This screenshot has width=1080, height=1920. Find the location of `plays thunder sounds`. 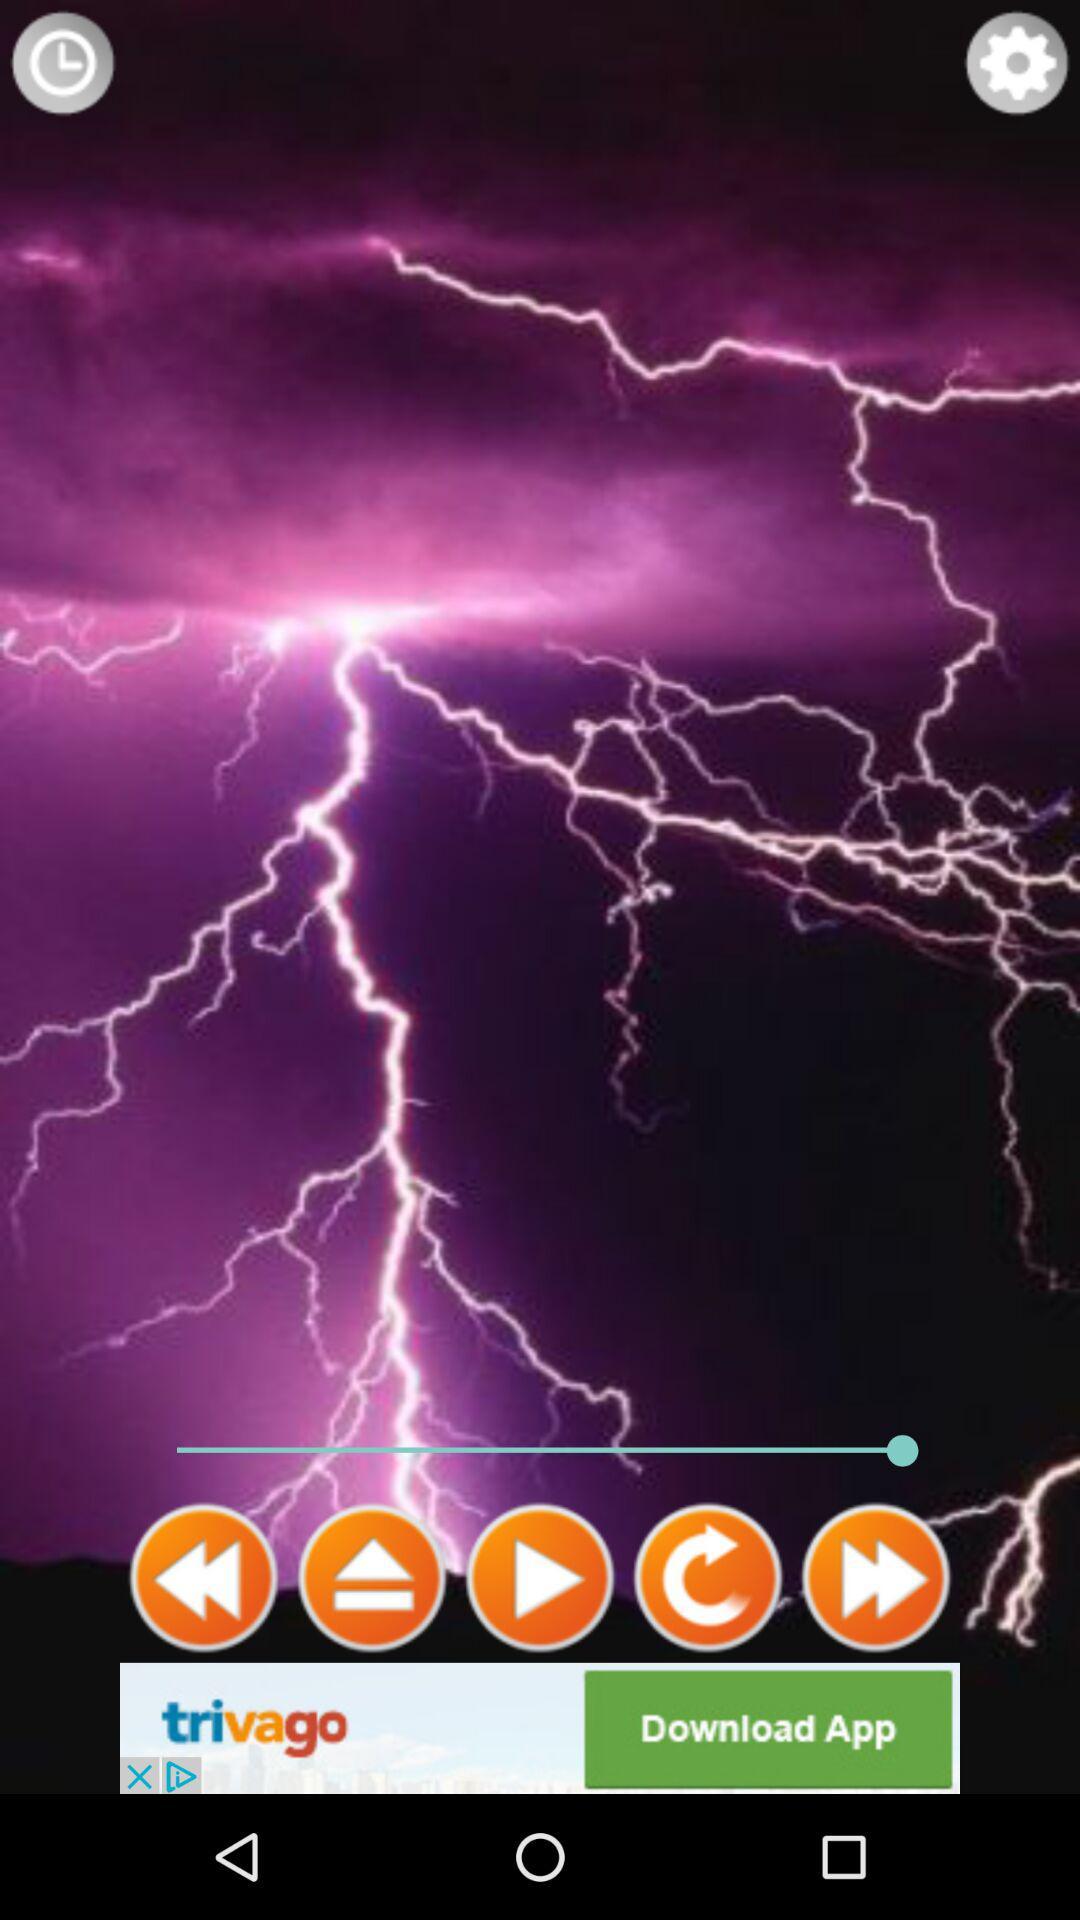

plays thunder sounds is located at coordinates (540, 1577).